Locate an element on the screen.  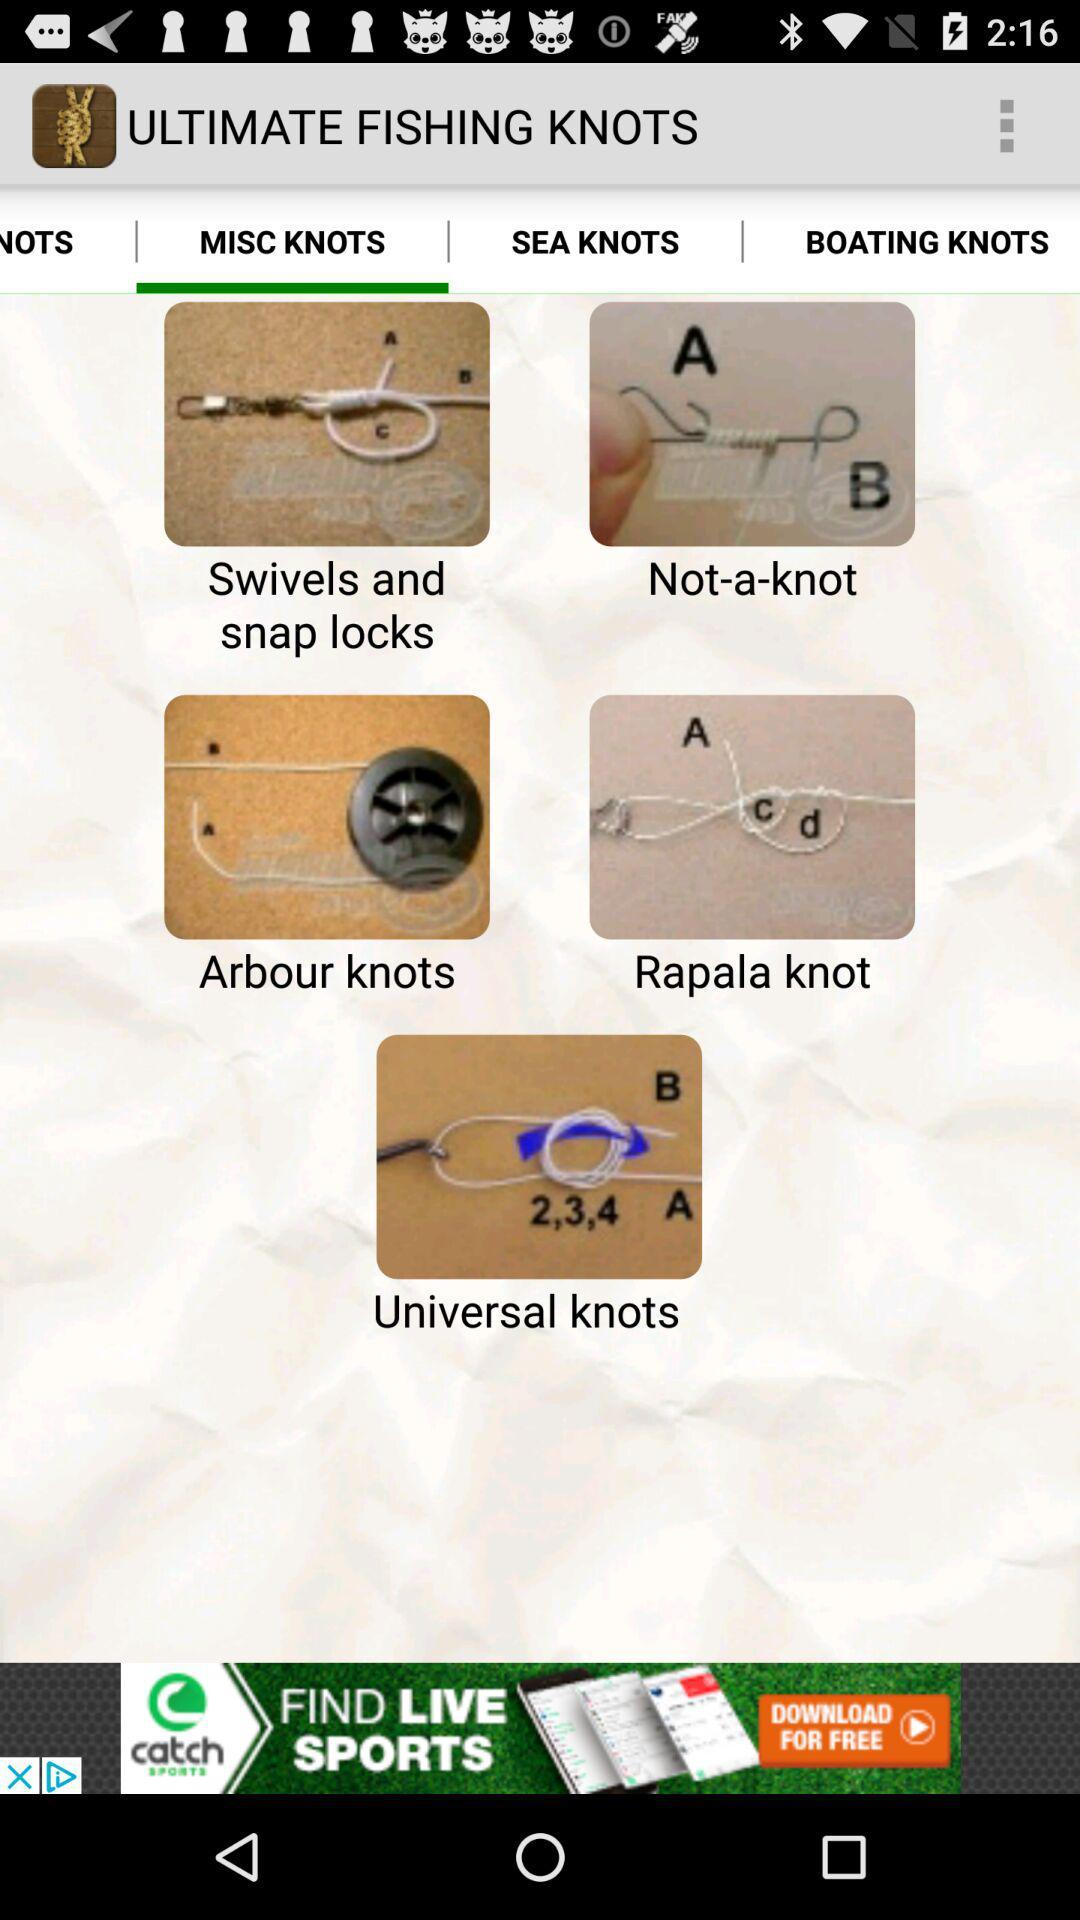
icon next to the hook knots is located at coordinates (326, 423).